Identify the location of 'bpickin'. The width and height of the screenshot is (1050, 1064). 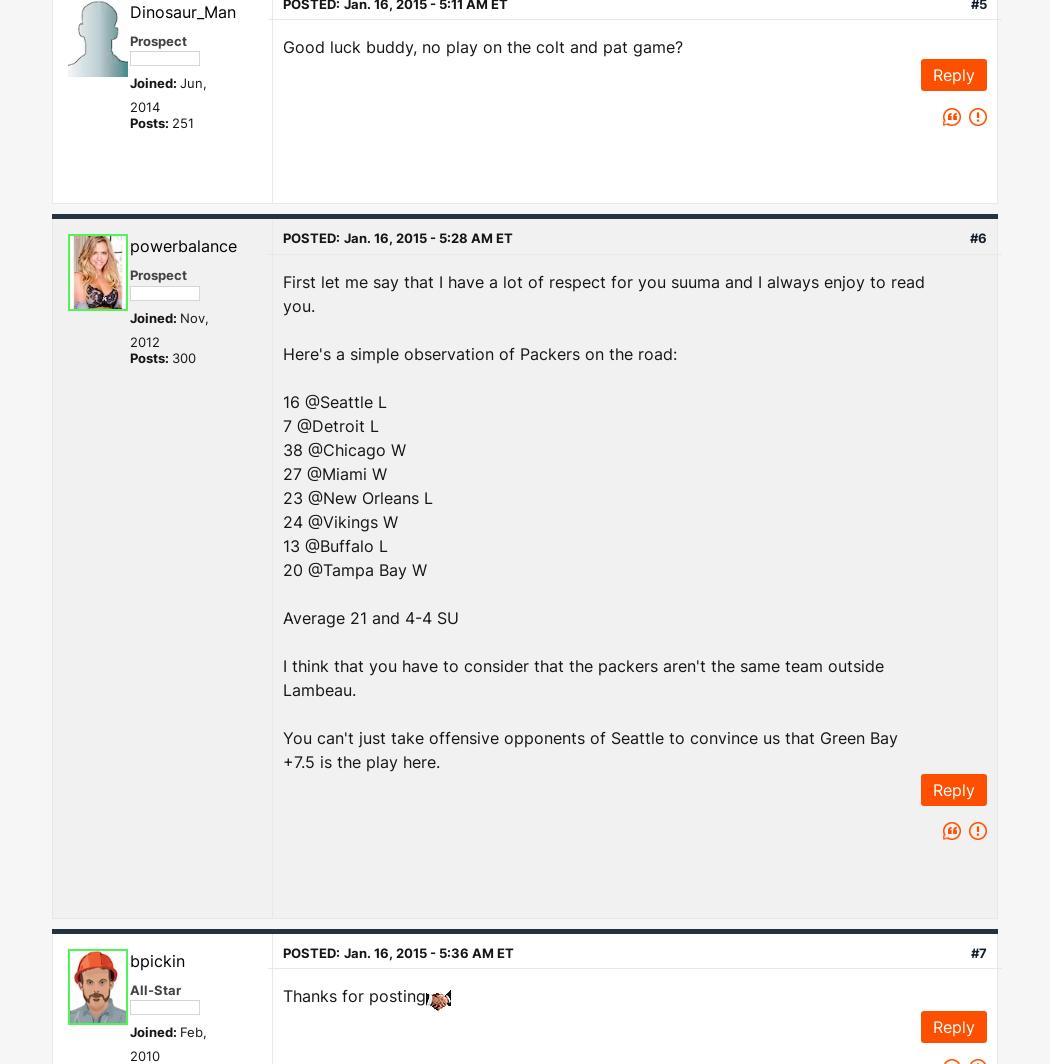
(157, 960).